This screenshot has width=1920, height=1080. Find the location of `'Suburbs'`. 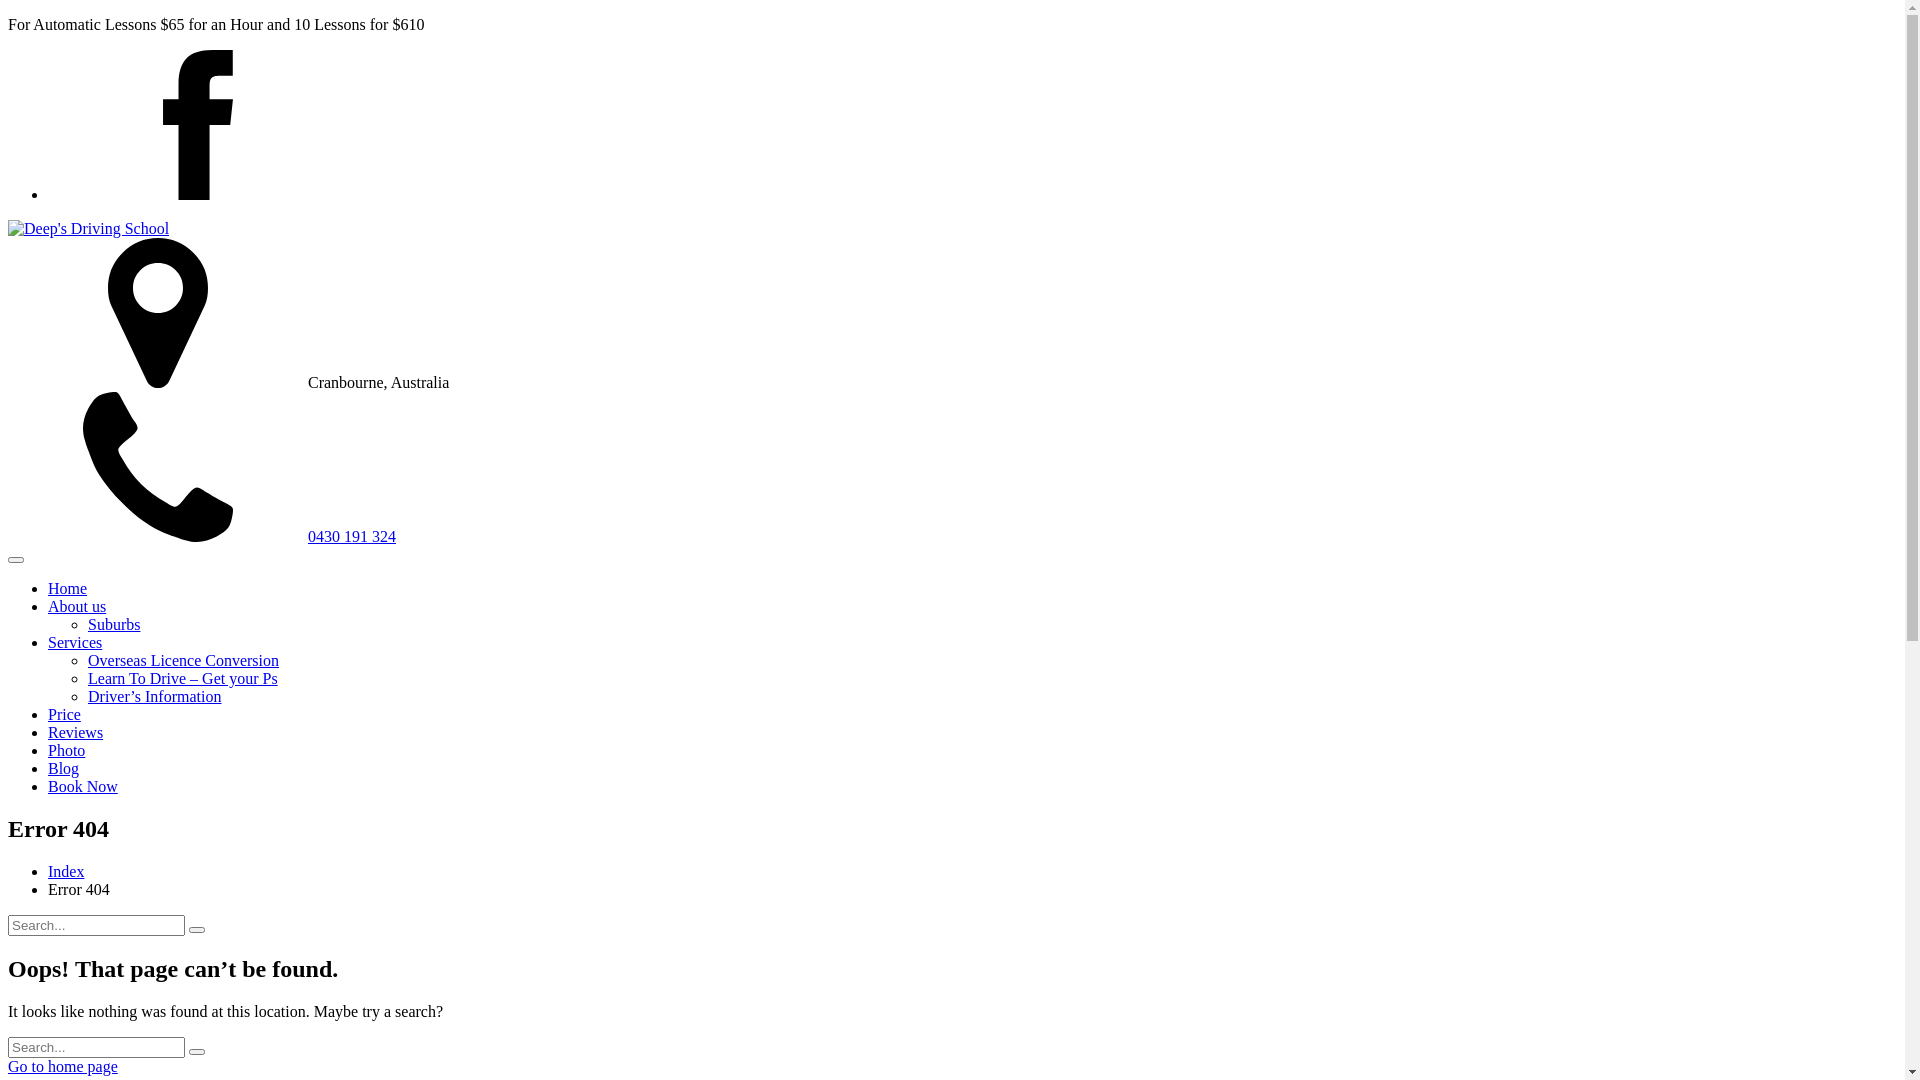

'Suburbs' is located at coordinates (86, 623).